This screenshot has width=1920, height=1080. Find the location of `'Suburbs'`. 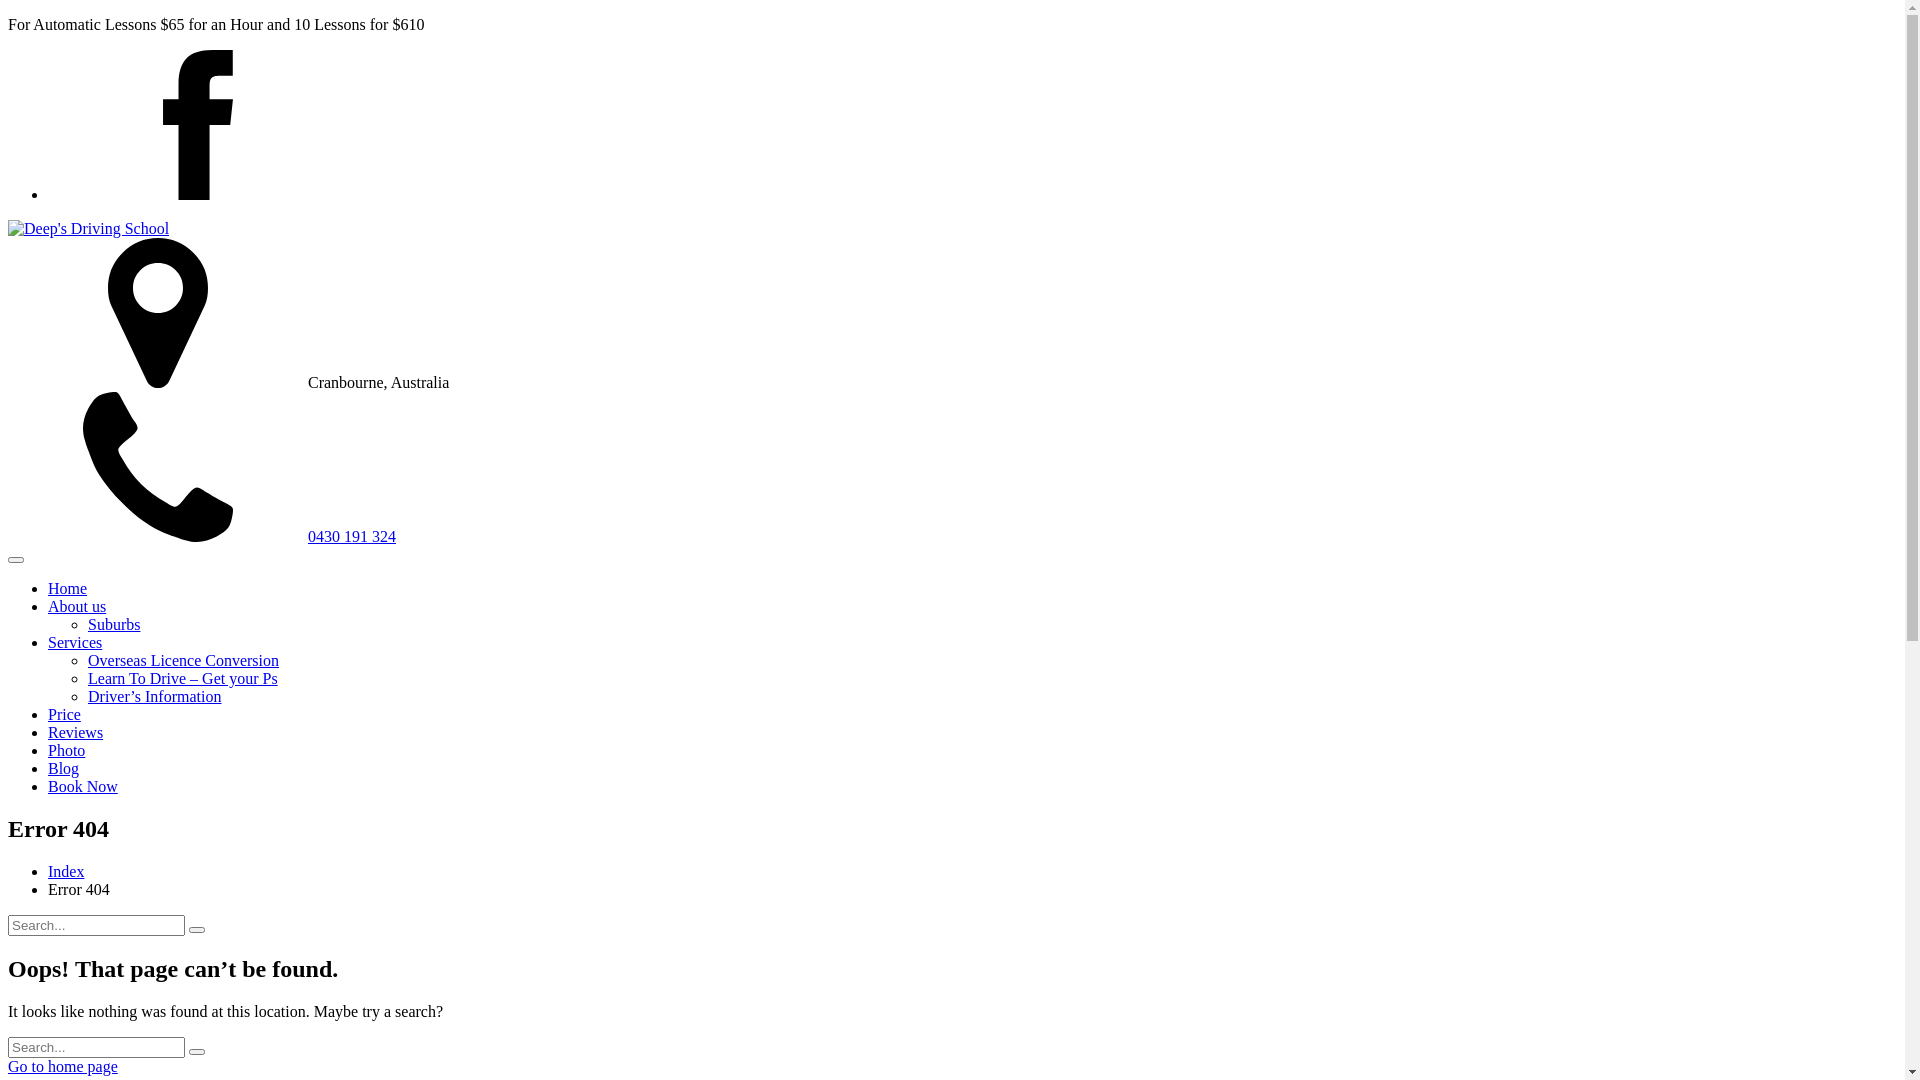

'Suburbs' is located at coordinates (86, 623).